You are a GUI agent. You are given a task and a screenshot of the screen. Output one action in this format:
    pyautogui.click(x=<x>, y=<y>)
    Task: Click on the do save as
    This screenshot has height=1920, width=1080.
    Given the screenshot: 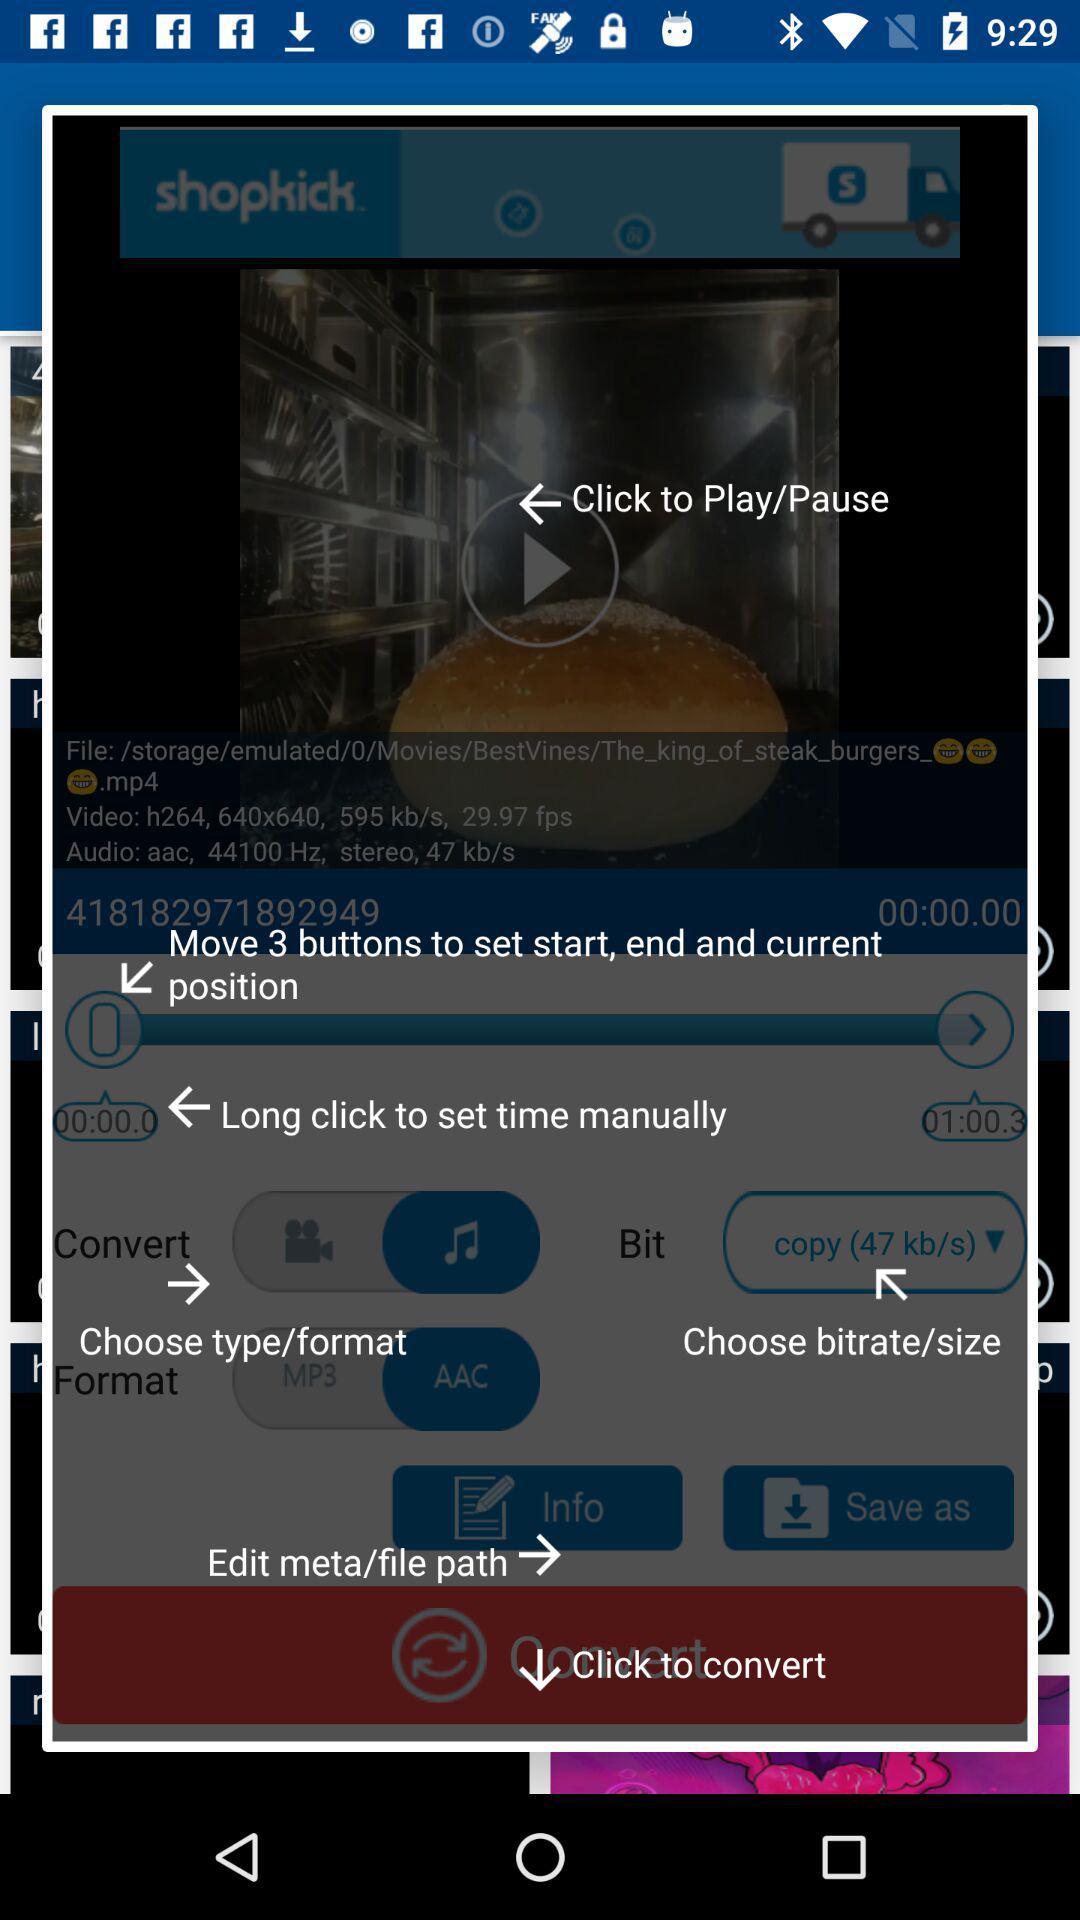 What is the action you would take?
    pyautogui.click(x=867, y=1508)
    